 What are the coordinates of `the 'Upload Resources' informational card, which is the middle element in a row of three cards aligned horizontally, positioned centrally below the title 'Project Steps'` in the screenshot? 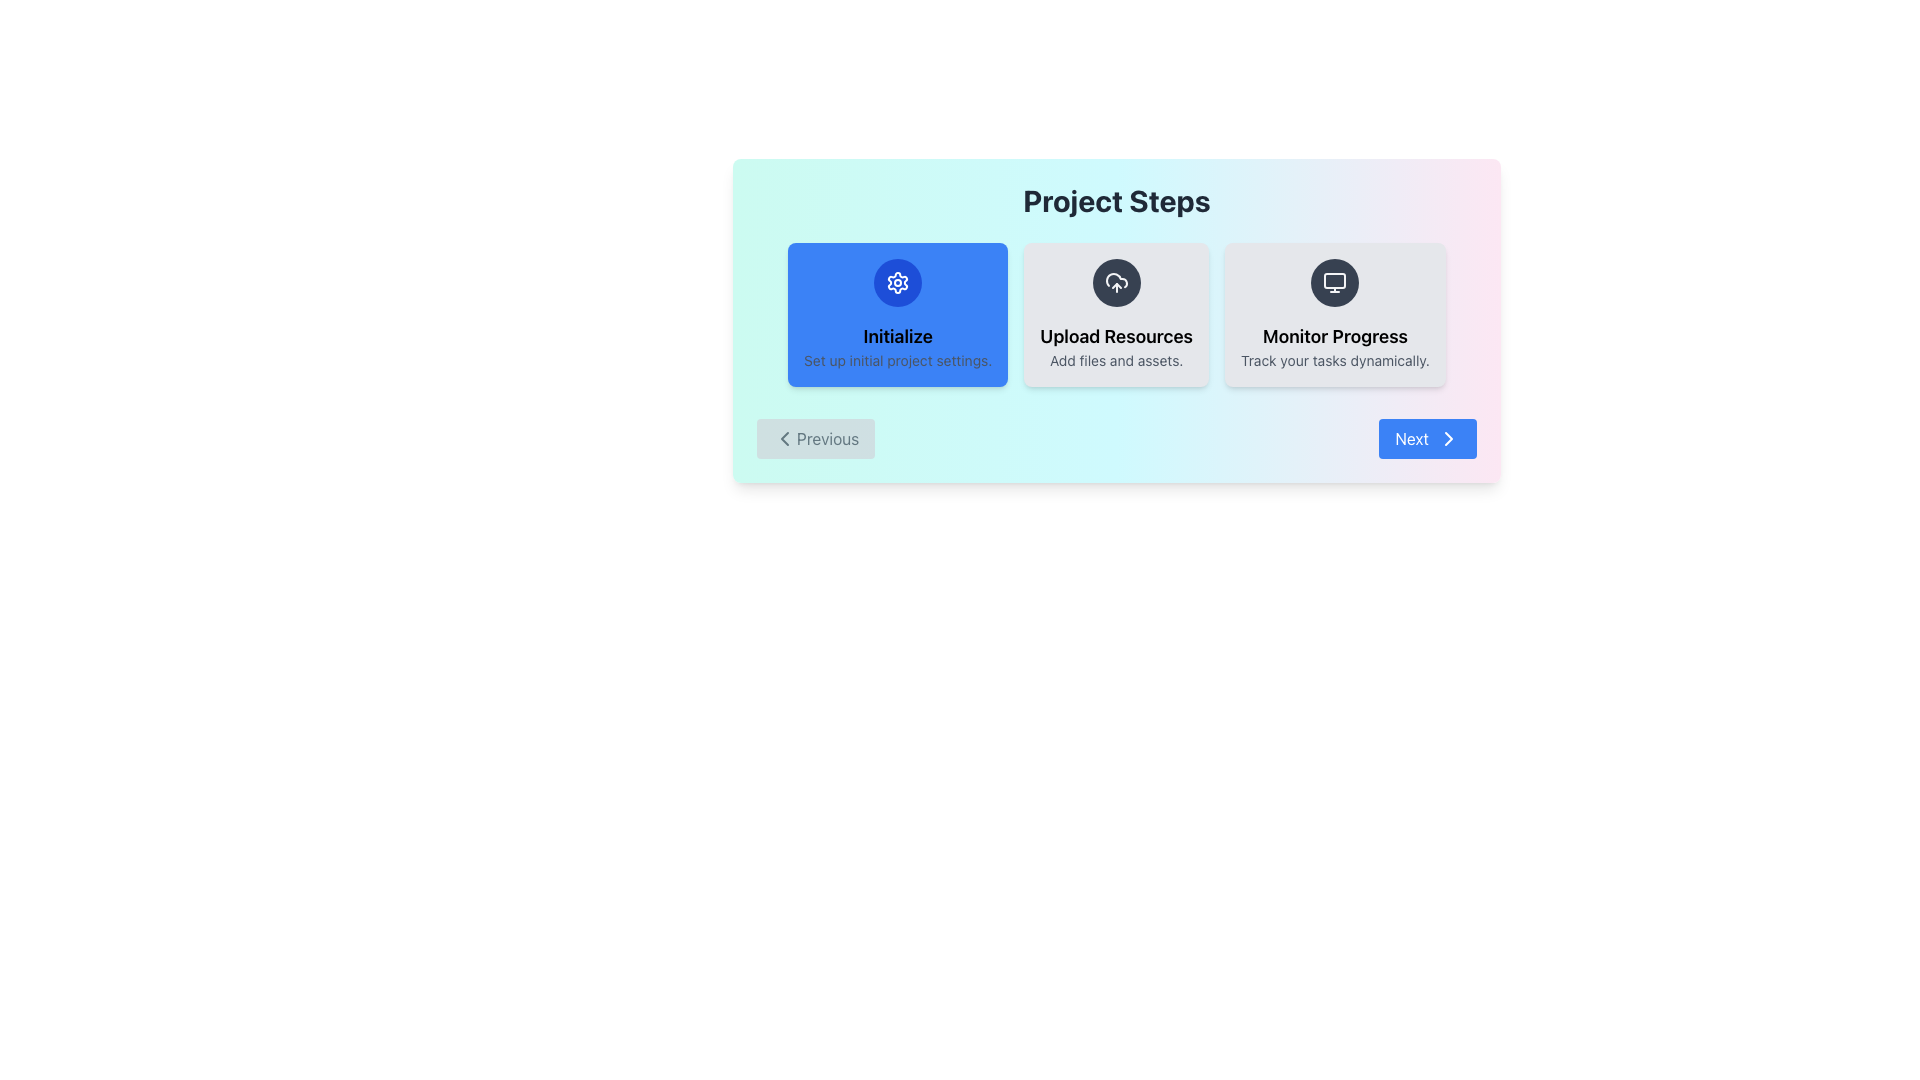 It's located at (1116, 315).